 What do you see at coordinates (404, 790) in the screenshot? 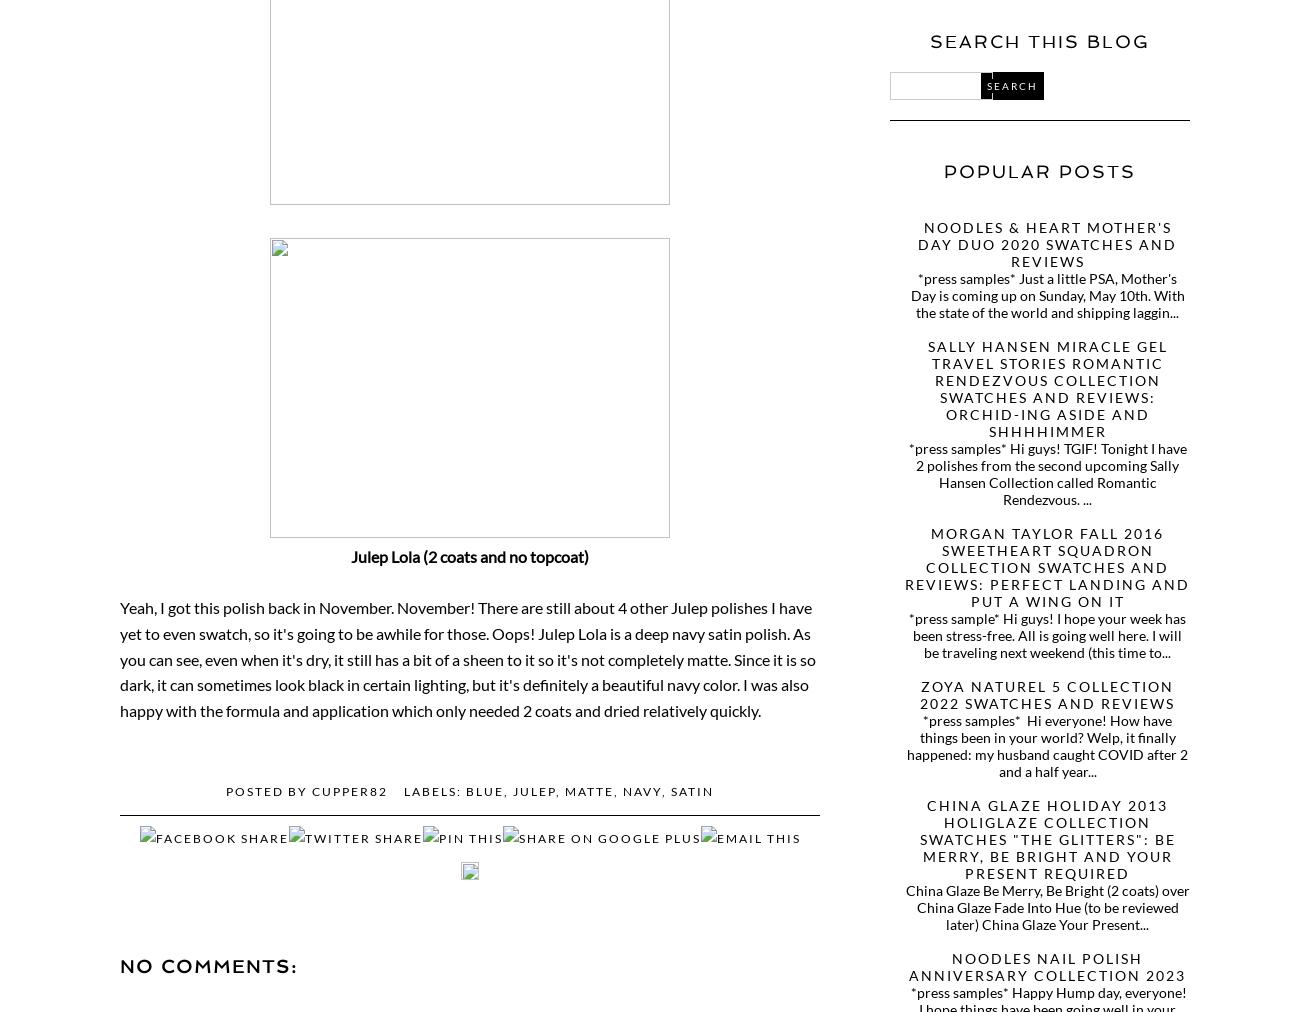
I see `'Labels:'` at bounding box center [404, 790].